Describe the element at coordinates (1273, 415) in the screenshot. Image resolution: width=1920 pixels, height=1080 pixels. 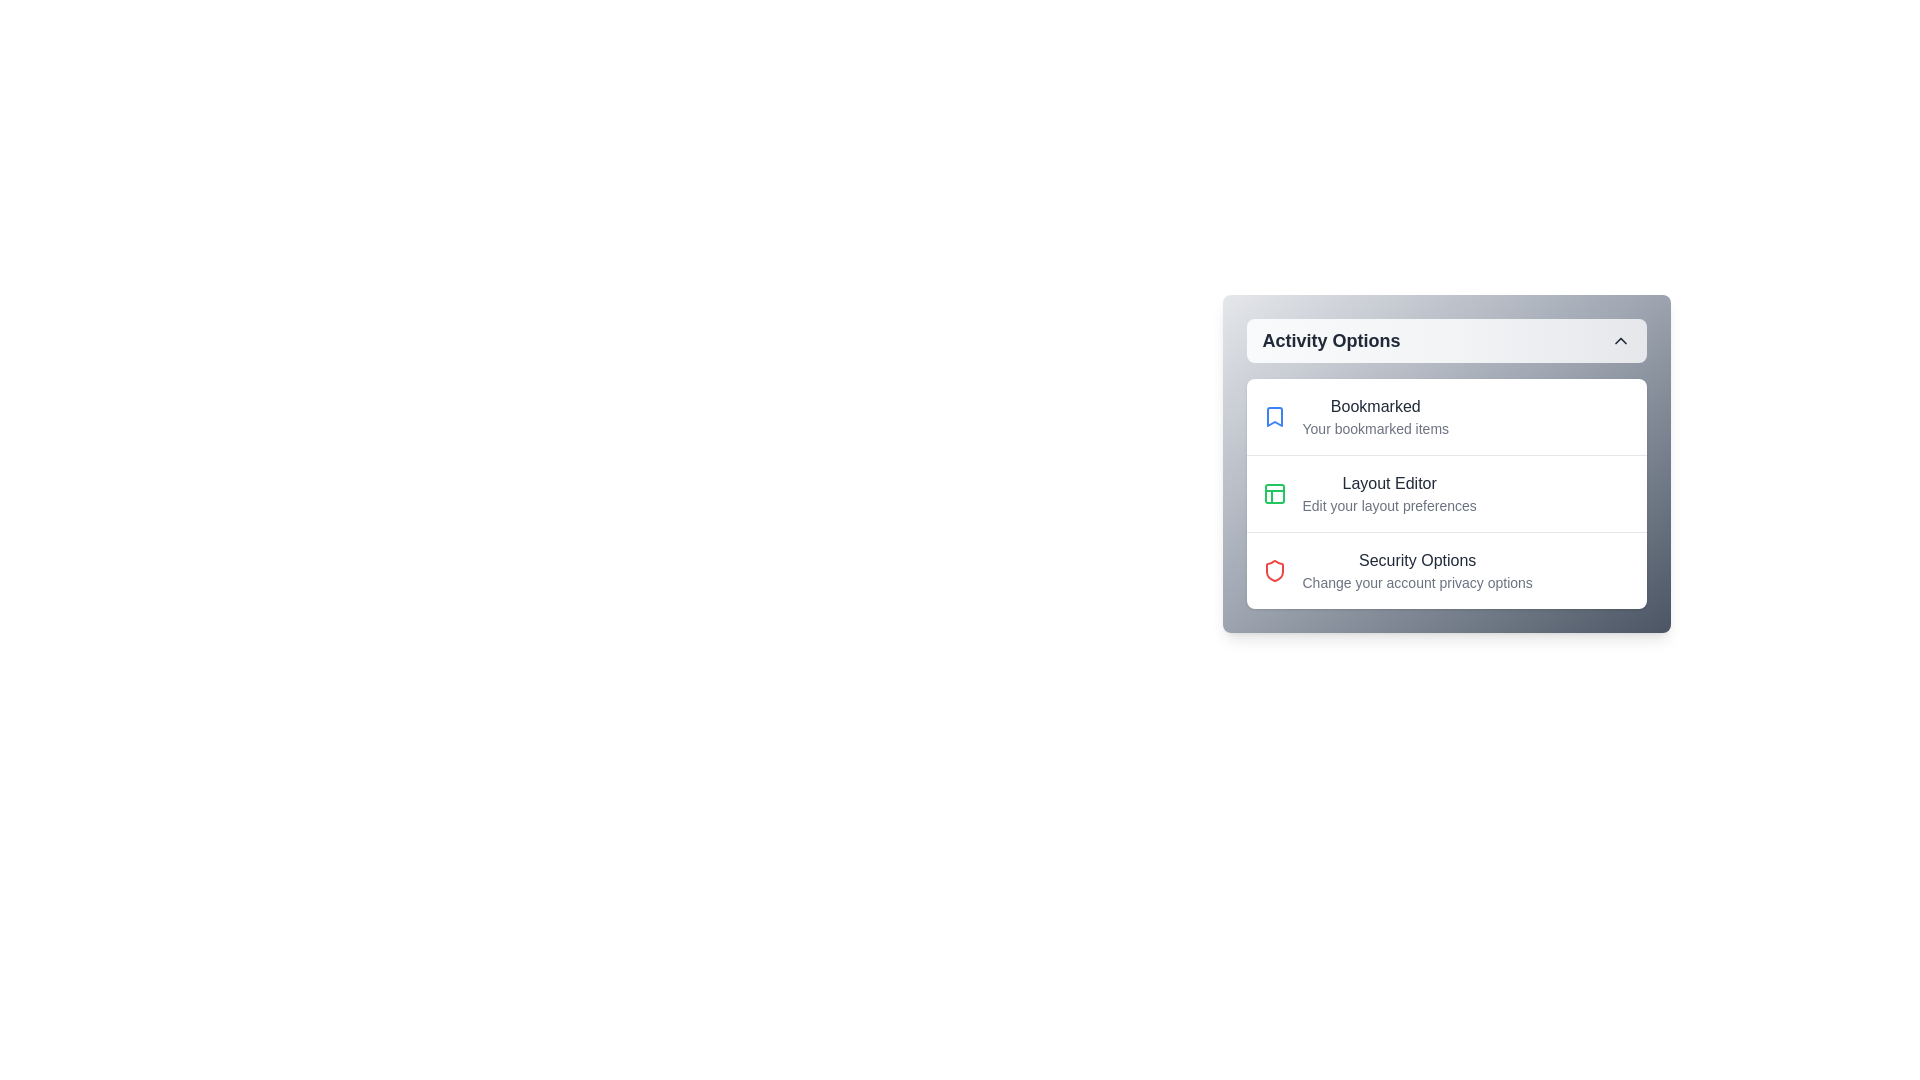
I see `the blue outlined bookmark icon located in the 'Activity Options' list, positioned to the left of the text 'Bookmarked'` at that location.